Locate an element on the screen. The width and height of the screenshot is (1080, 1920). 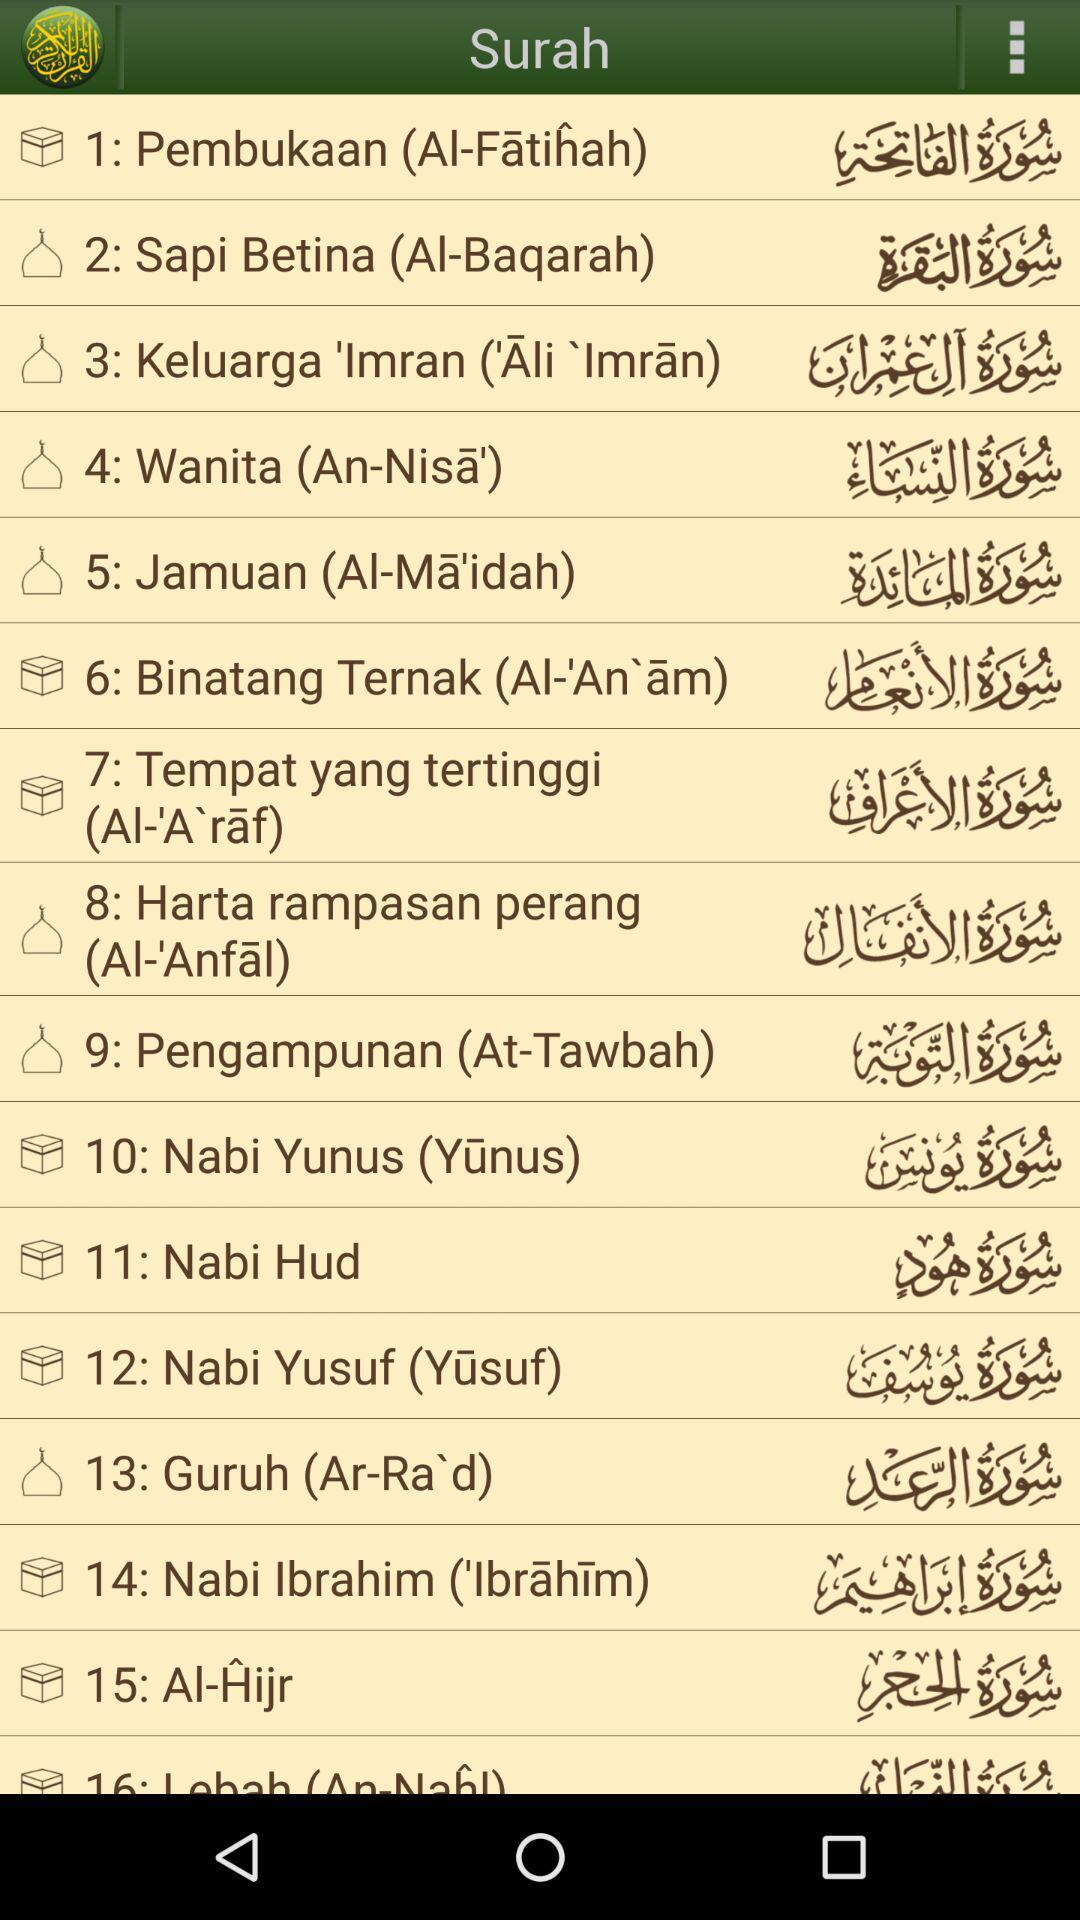
app above 8 harta rampasan is located at coordinates (424, 794).